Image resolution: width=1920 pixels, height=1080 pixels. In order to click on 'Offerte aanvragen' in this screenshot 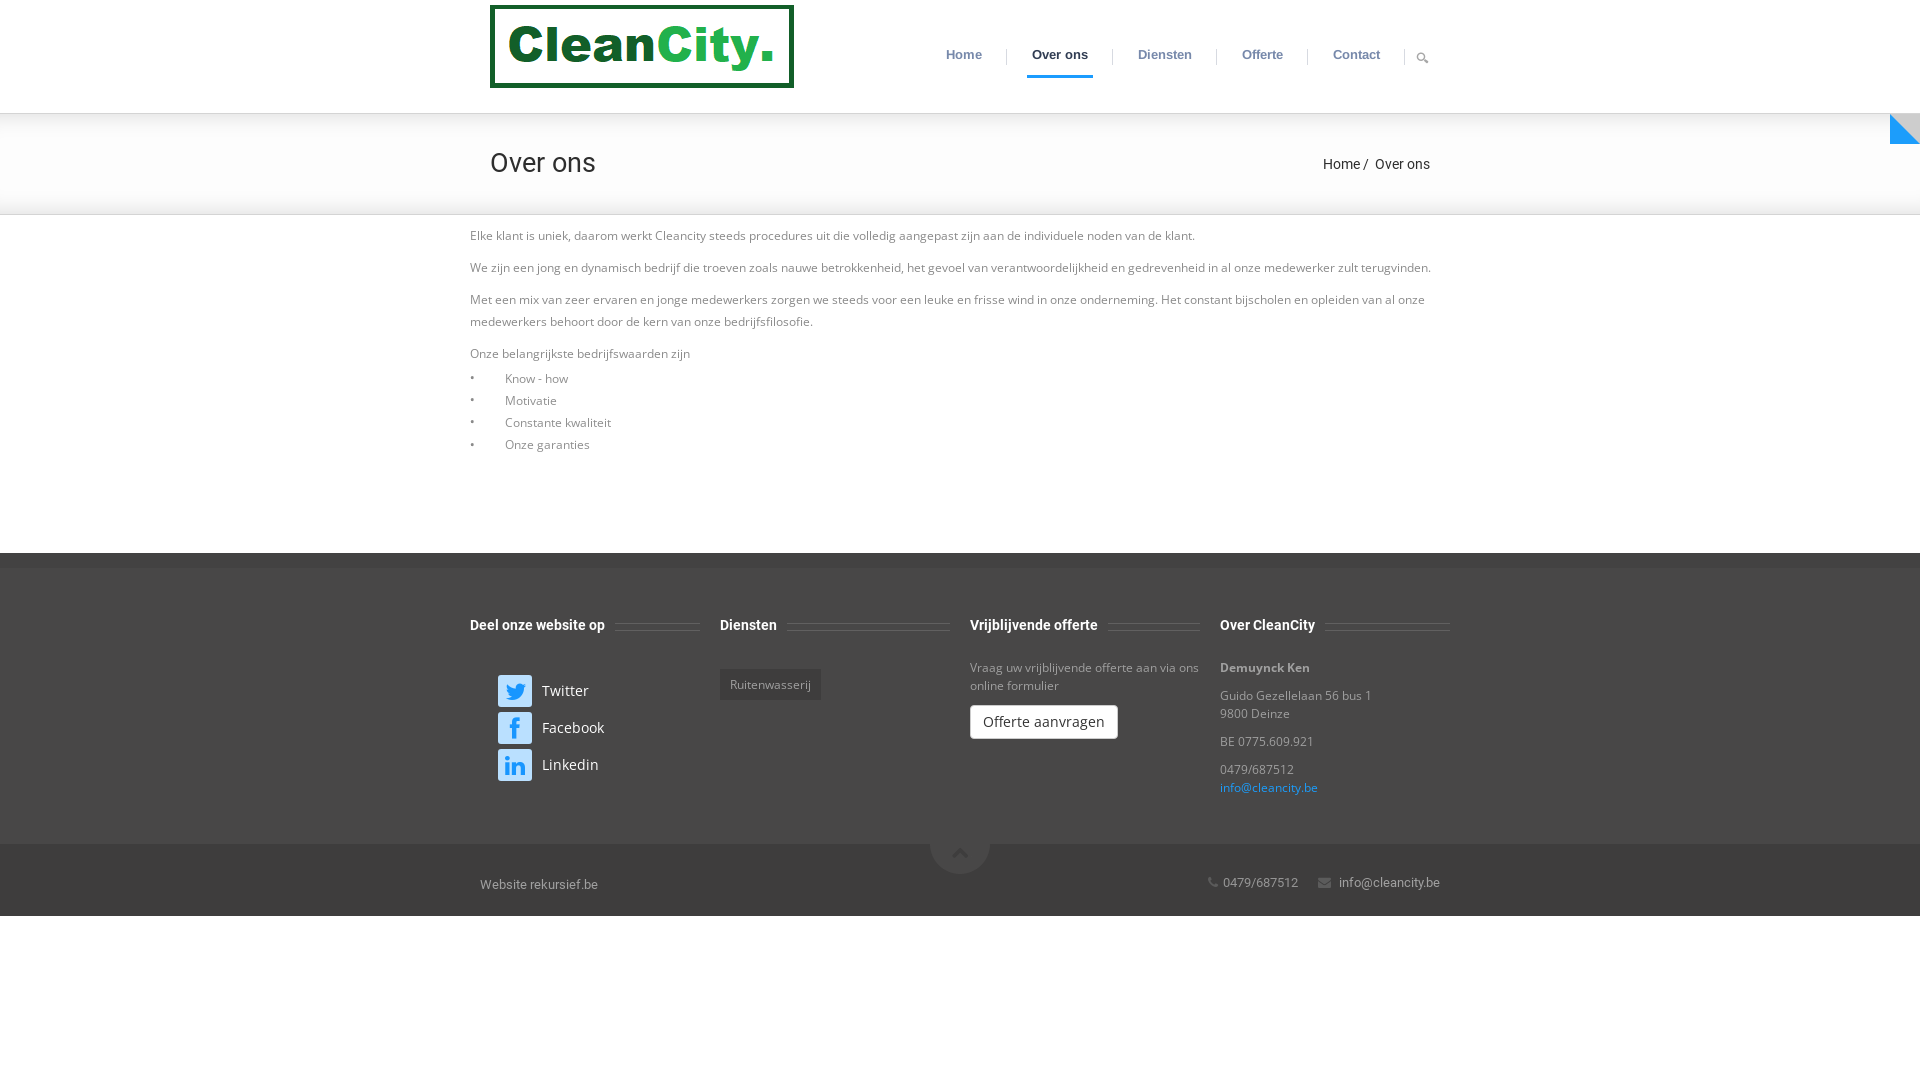, I will do `click(1042, 721)`.